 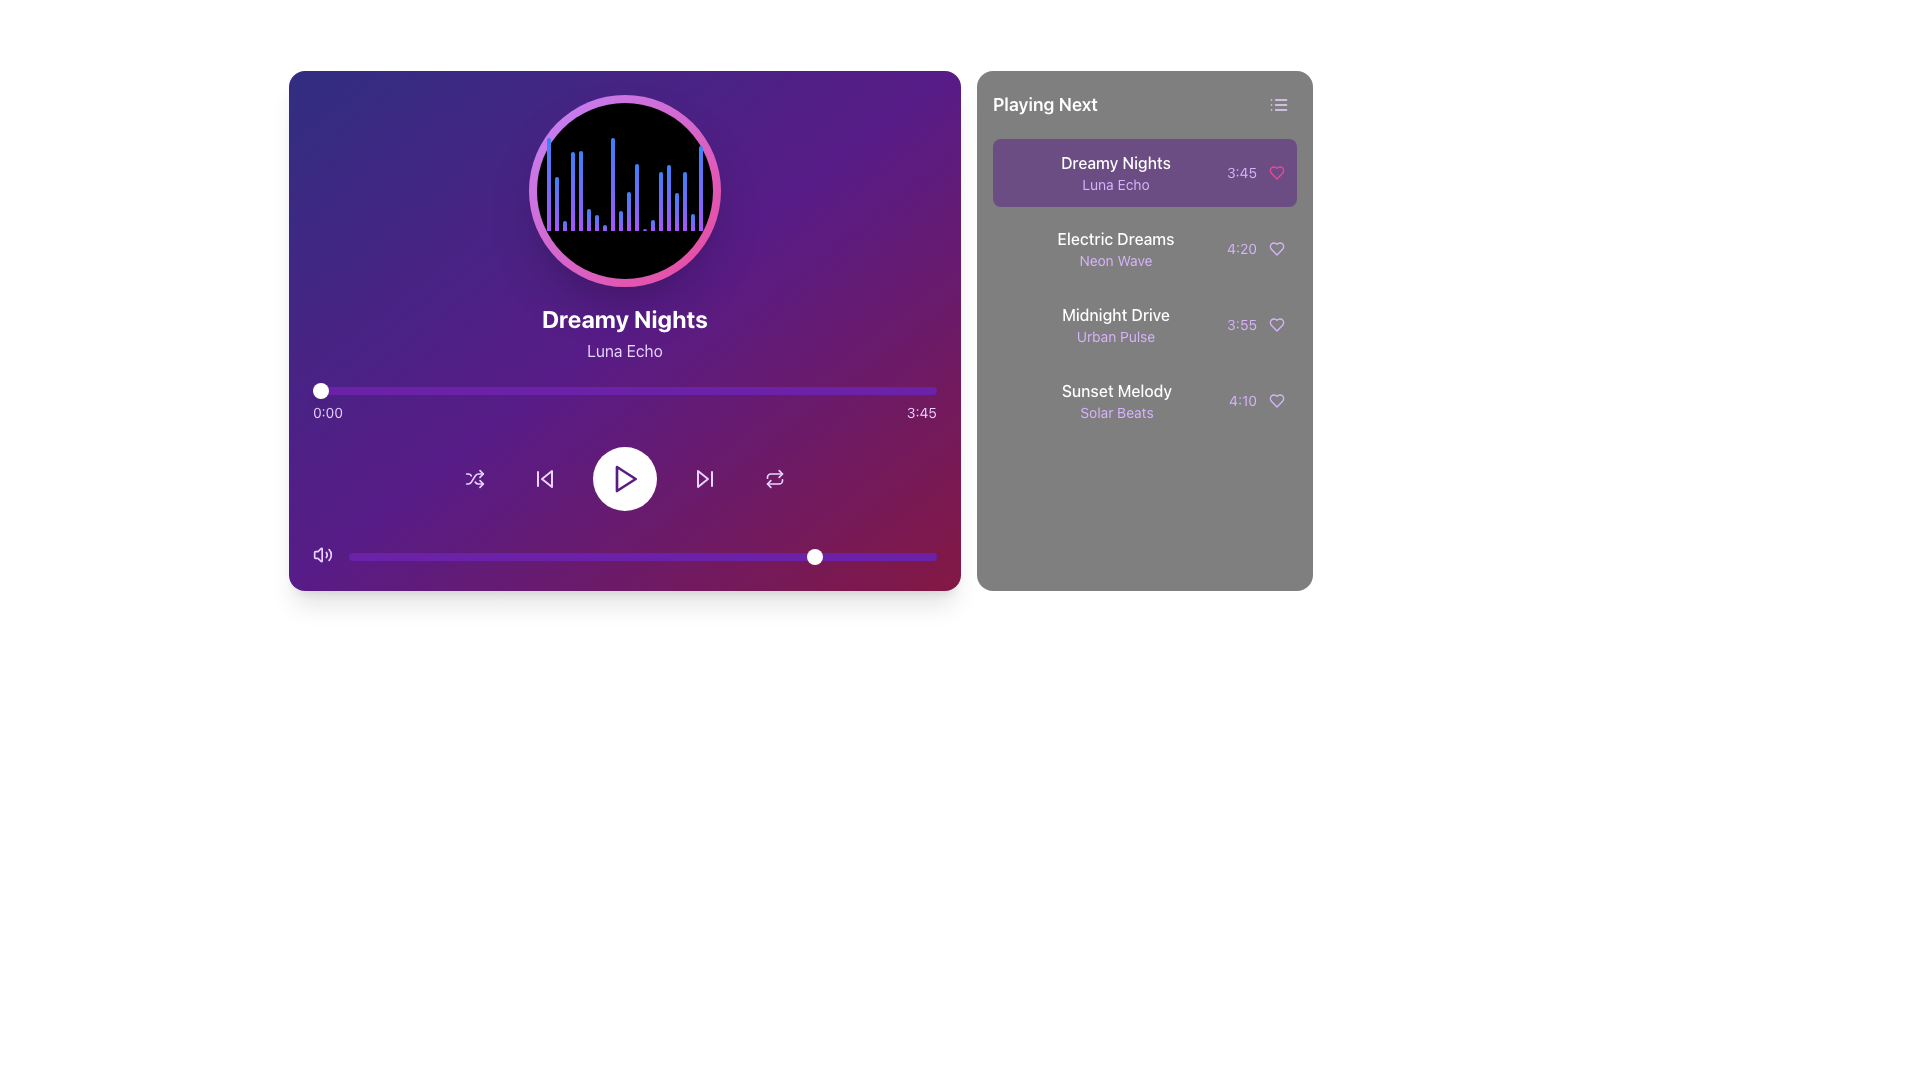 I want to click on the repeat playback mode button located to the immediate right of the main play button in the music player control panel, so click(x=773, y=478).